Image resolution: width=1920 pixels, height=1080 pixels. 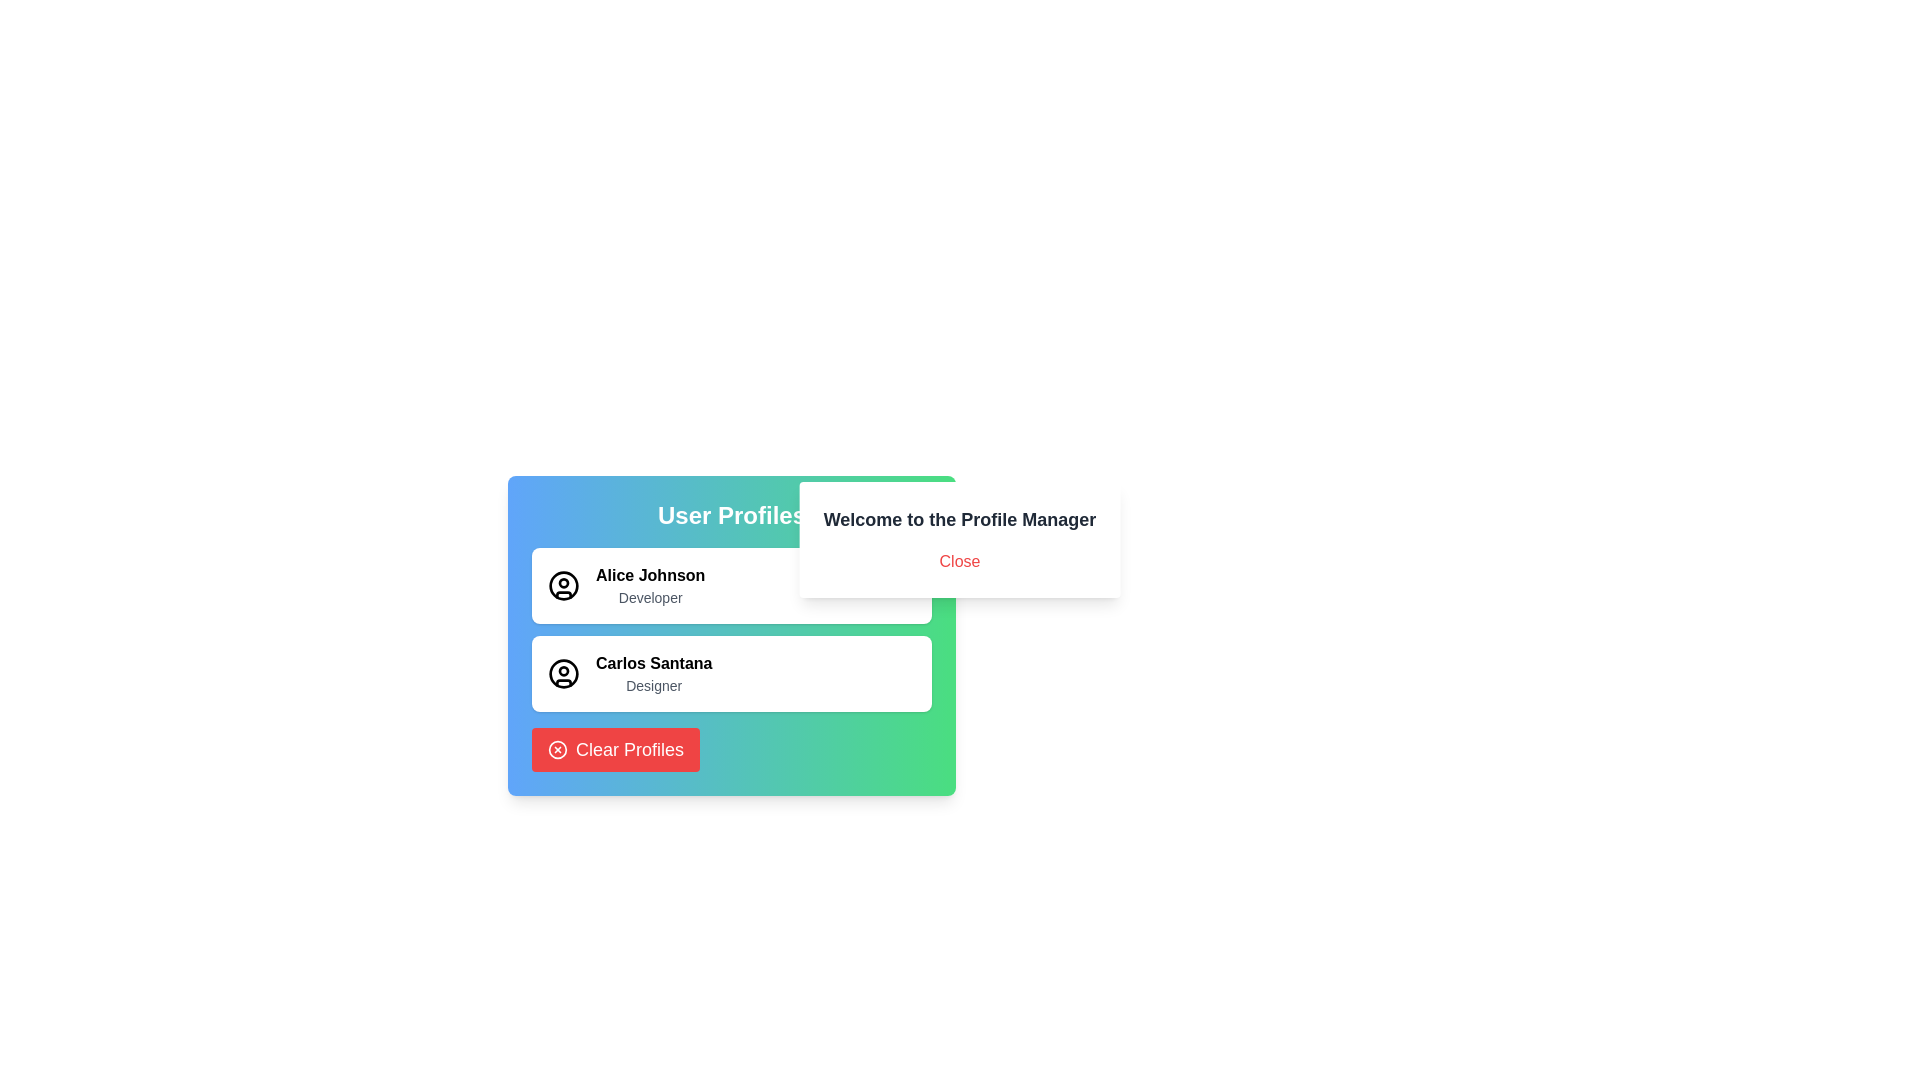 I want to click on the 'Close' button, which is a red text element indicating a warning, located at the bottom-right of the modal dialog box, so click(x=960, y=562).